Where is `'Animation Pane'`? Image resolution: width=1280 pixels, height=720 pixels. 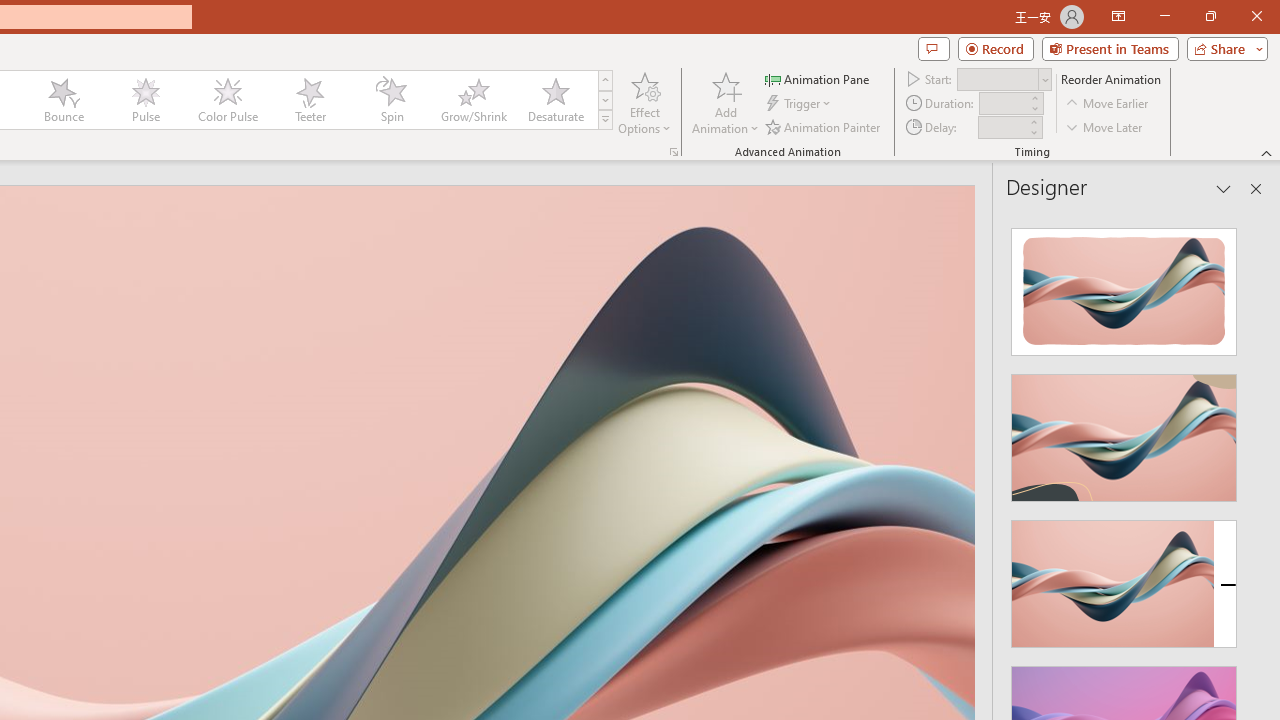 'Animation Pane' is located at coordinates (818, 78).